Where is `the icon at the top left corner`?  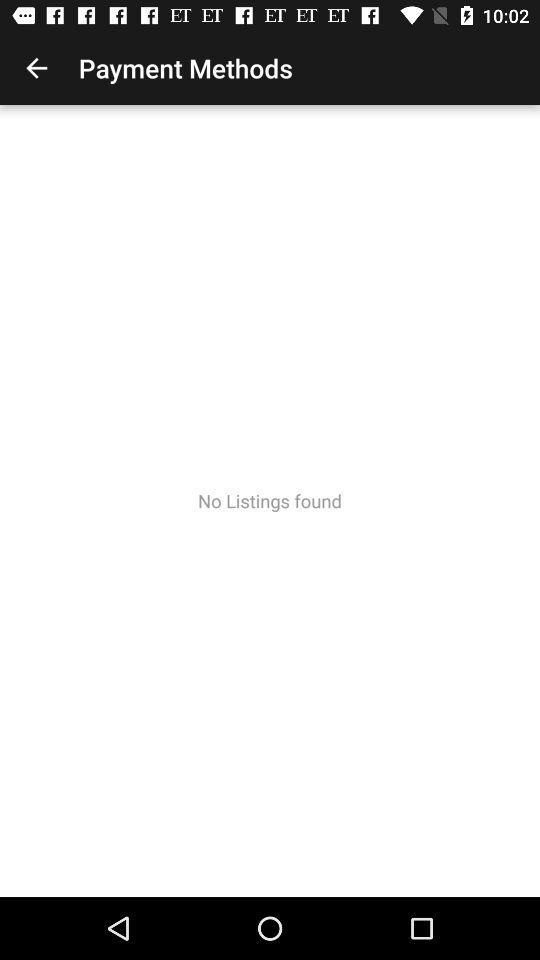 the icon at the top left corner is located at coordinates (36, 68).